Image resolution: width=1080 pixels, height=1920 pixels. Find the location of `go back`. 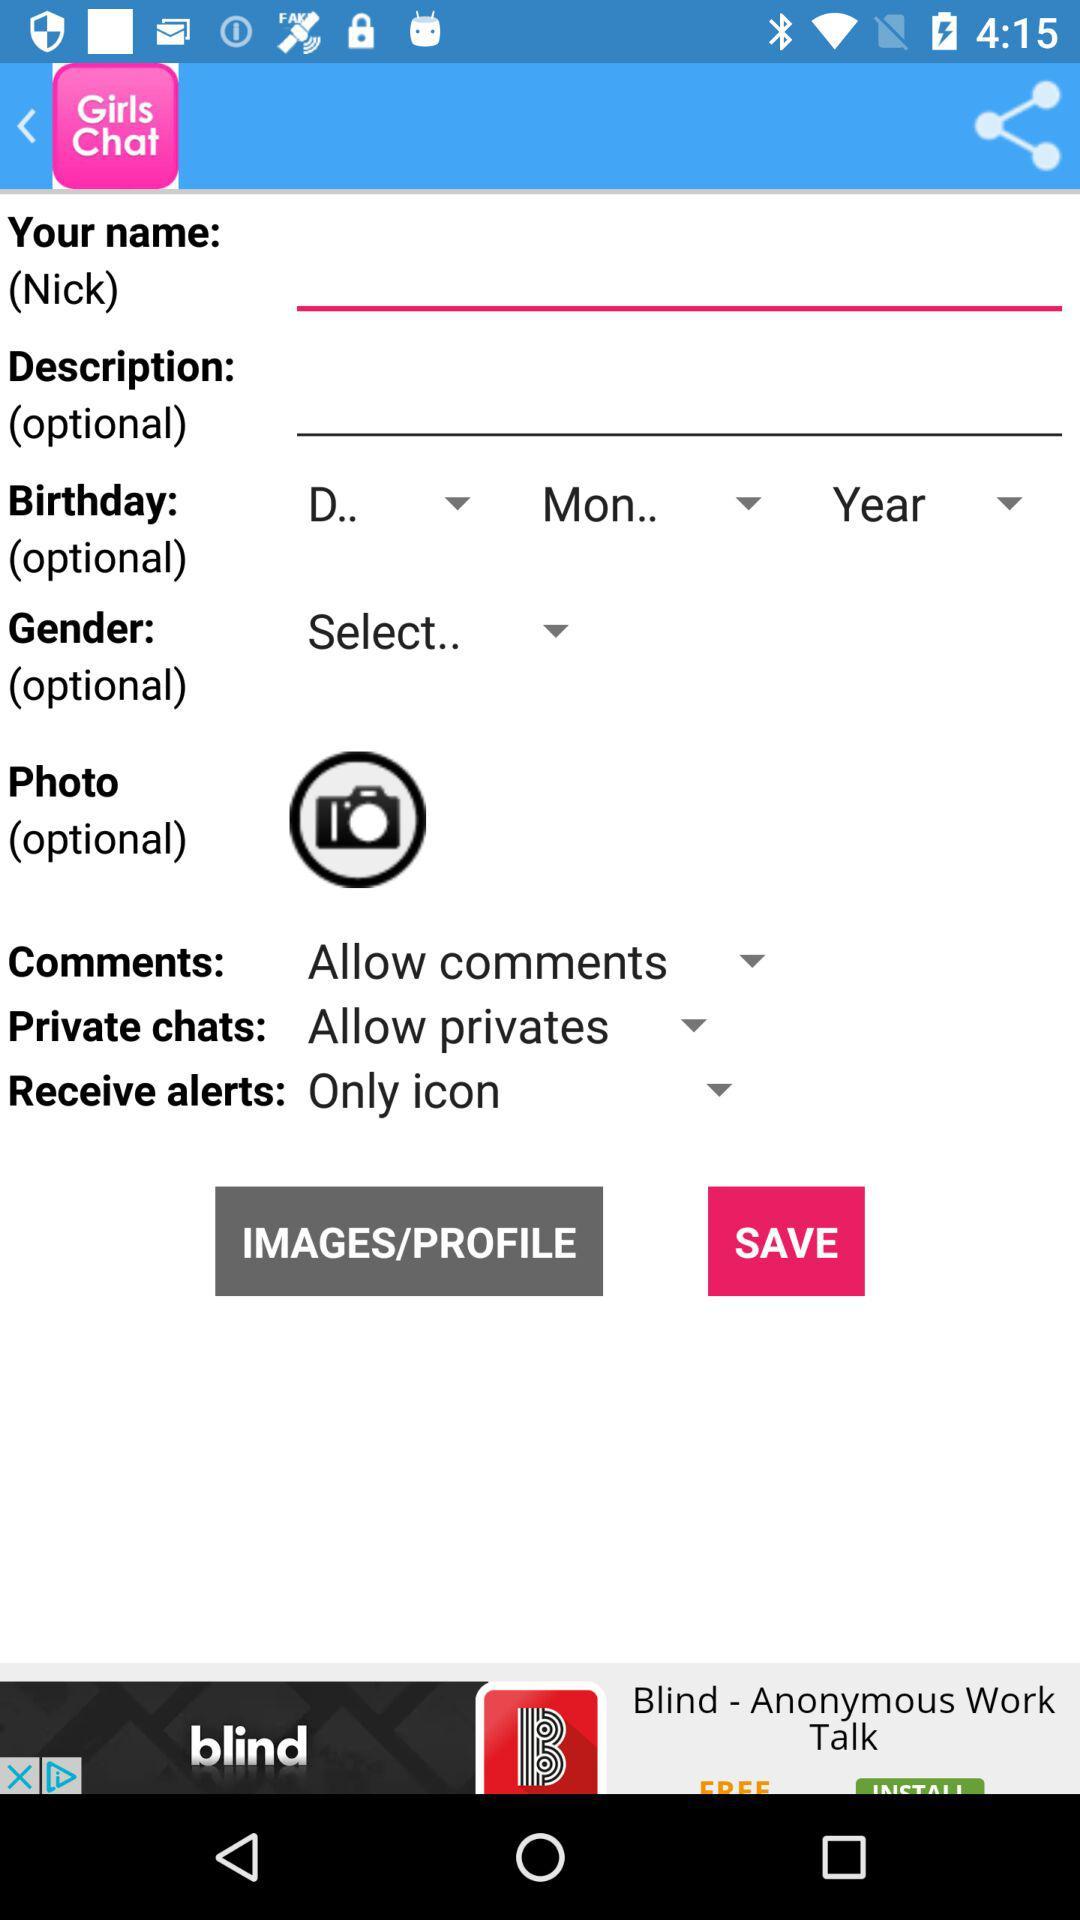

go back is located at coordinates (115, 124).